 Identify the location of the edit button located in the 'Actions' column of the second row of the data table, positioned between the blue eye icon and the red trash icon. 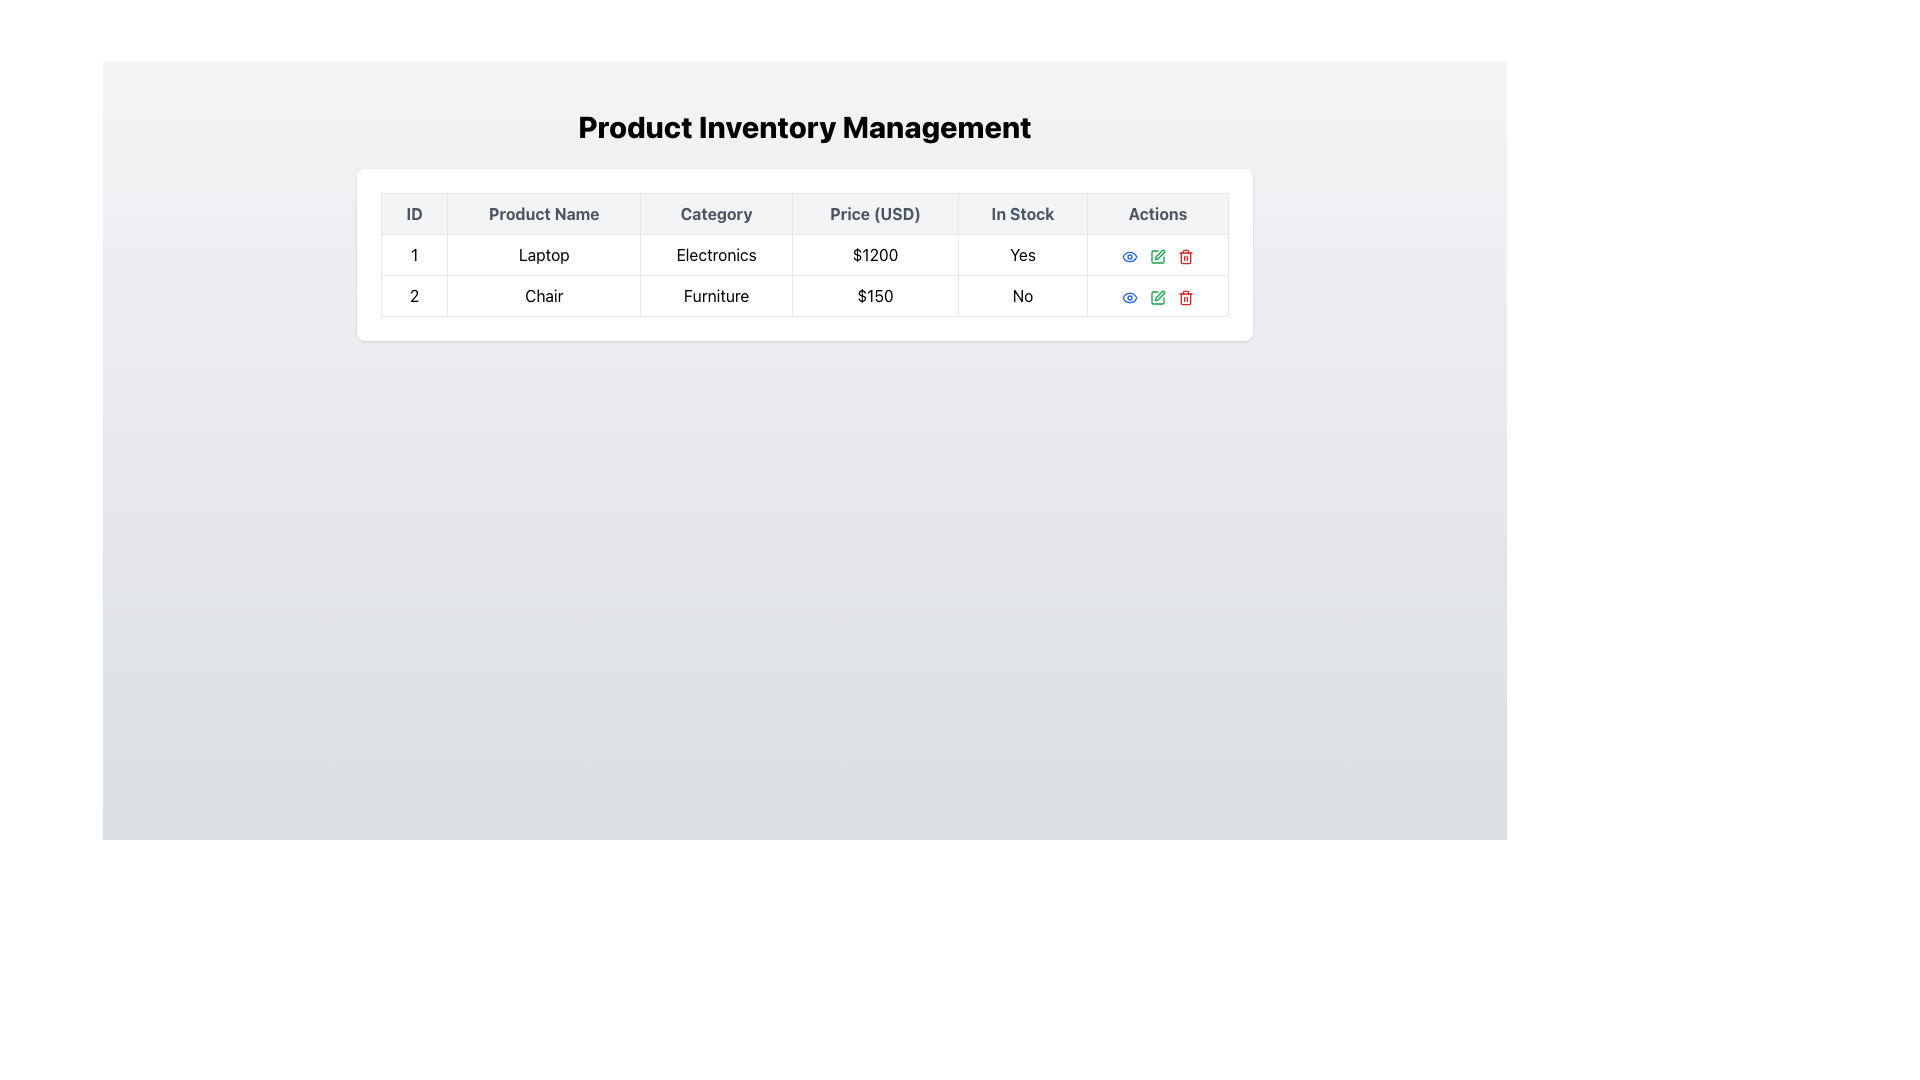
(1157, 253).